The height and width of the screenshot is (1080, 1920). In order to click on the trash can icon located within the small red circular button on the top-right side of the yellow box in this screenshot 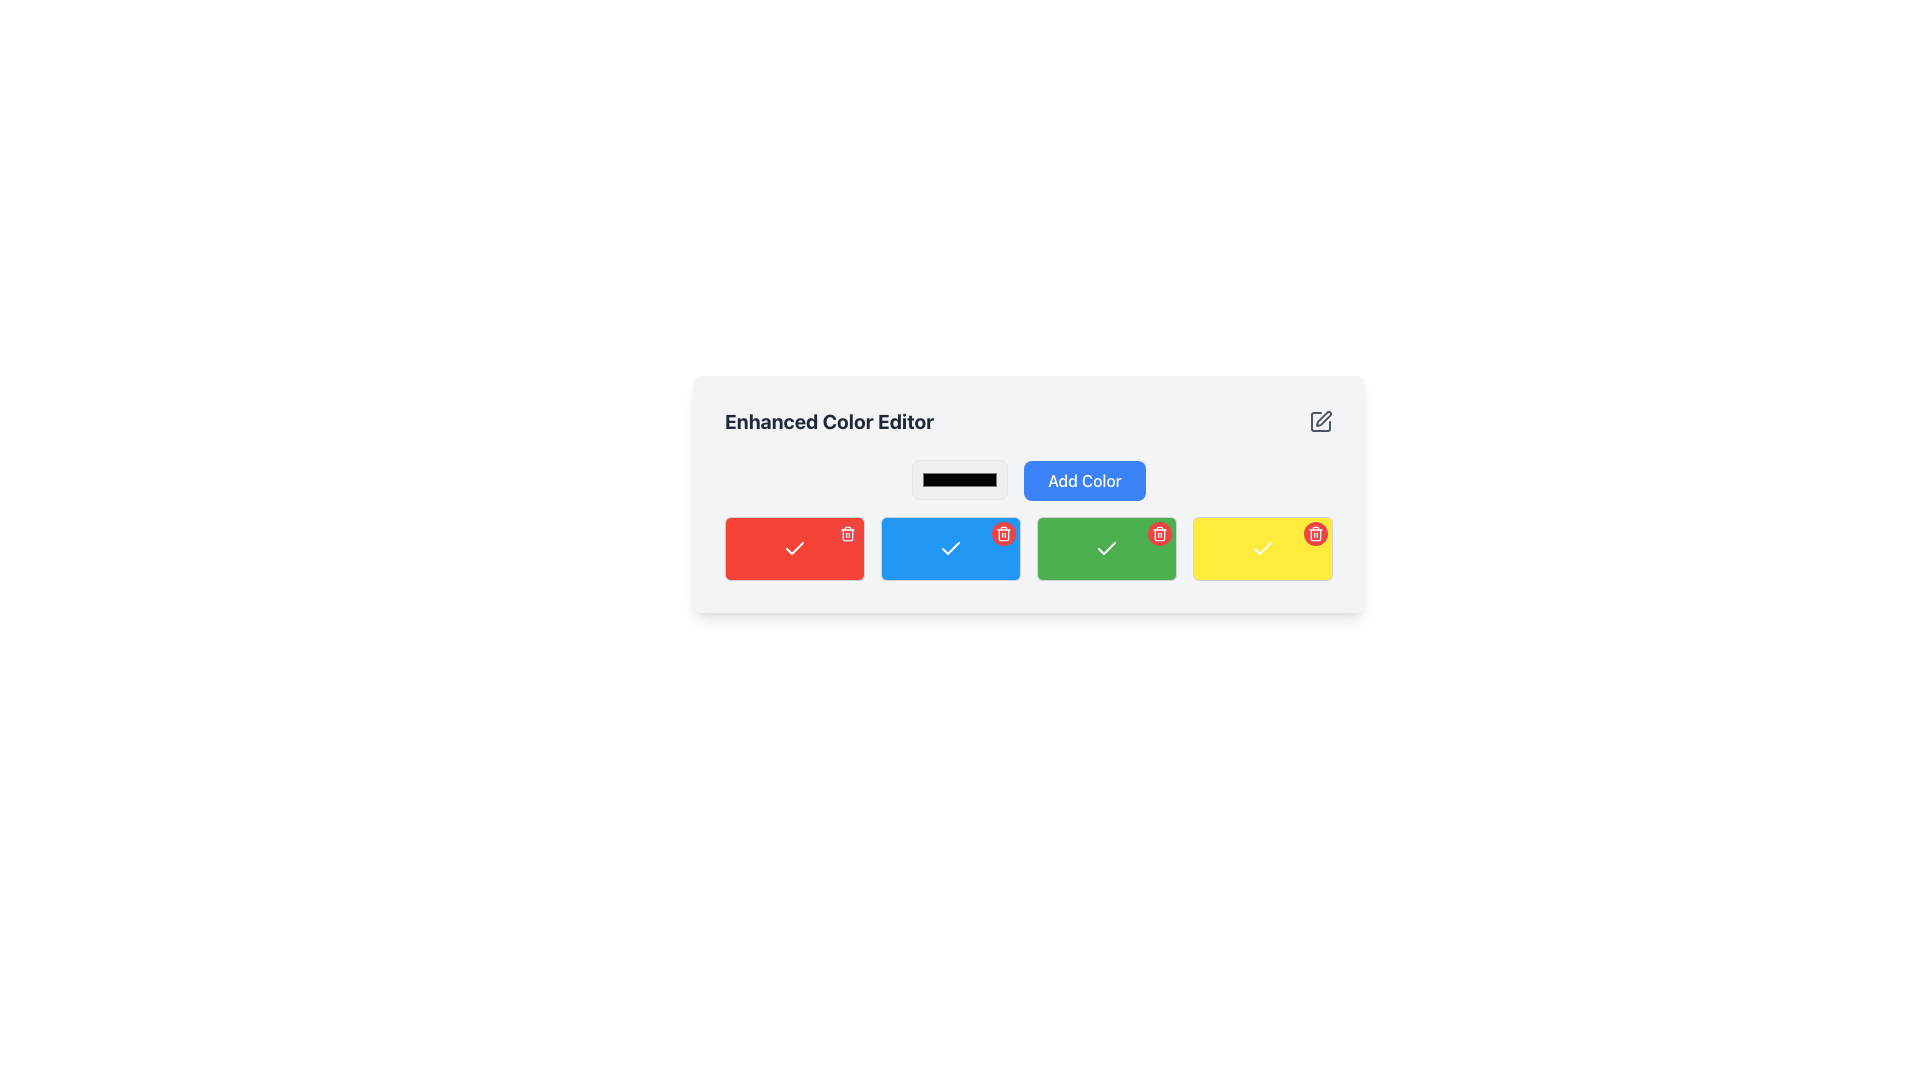, I will do `click(1160, 532)`.